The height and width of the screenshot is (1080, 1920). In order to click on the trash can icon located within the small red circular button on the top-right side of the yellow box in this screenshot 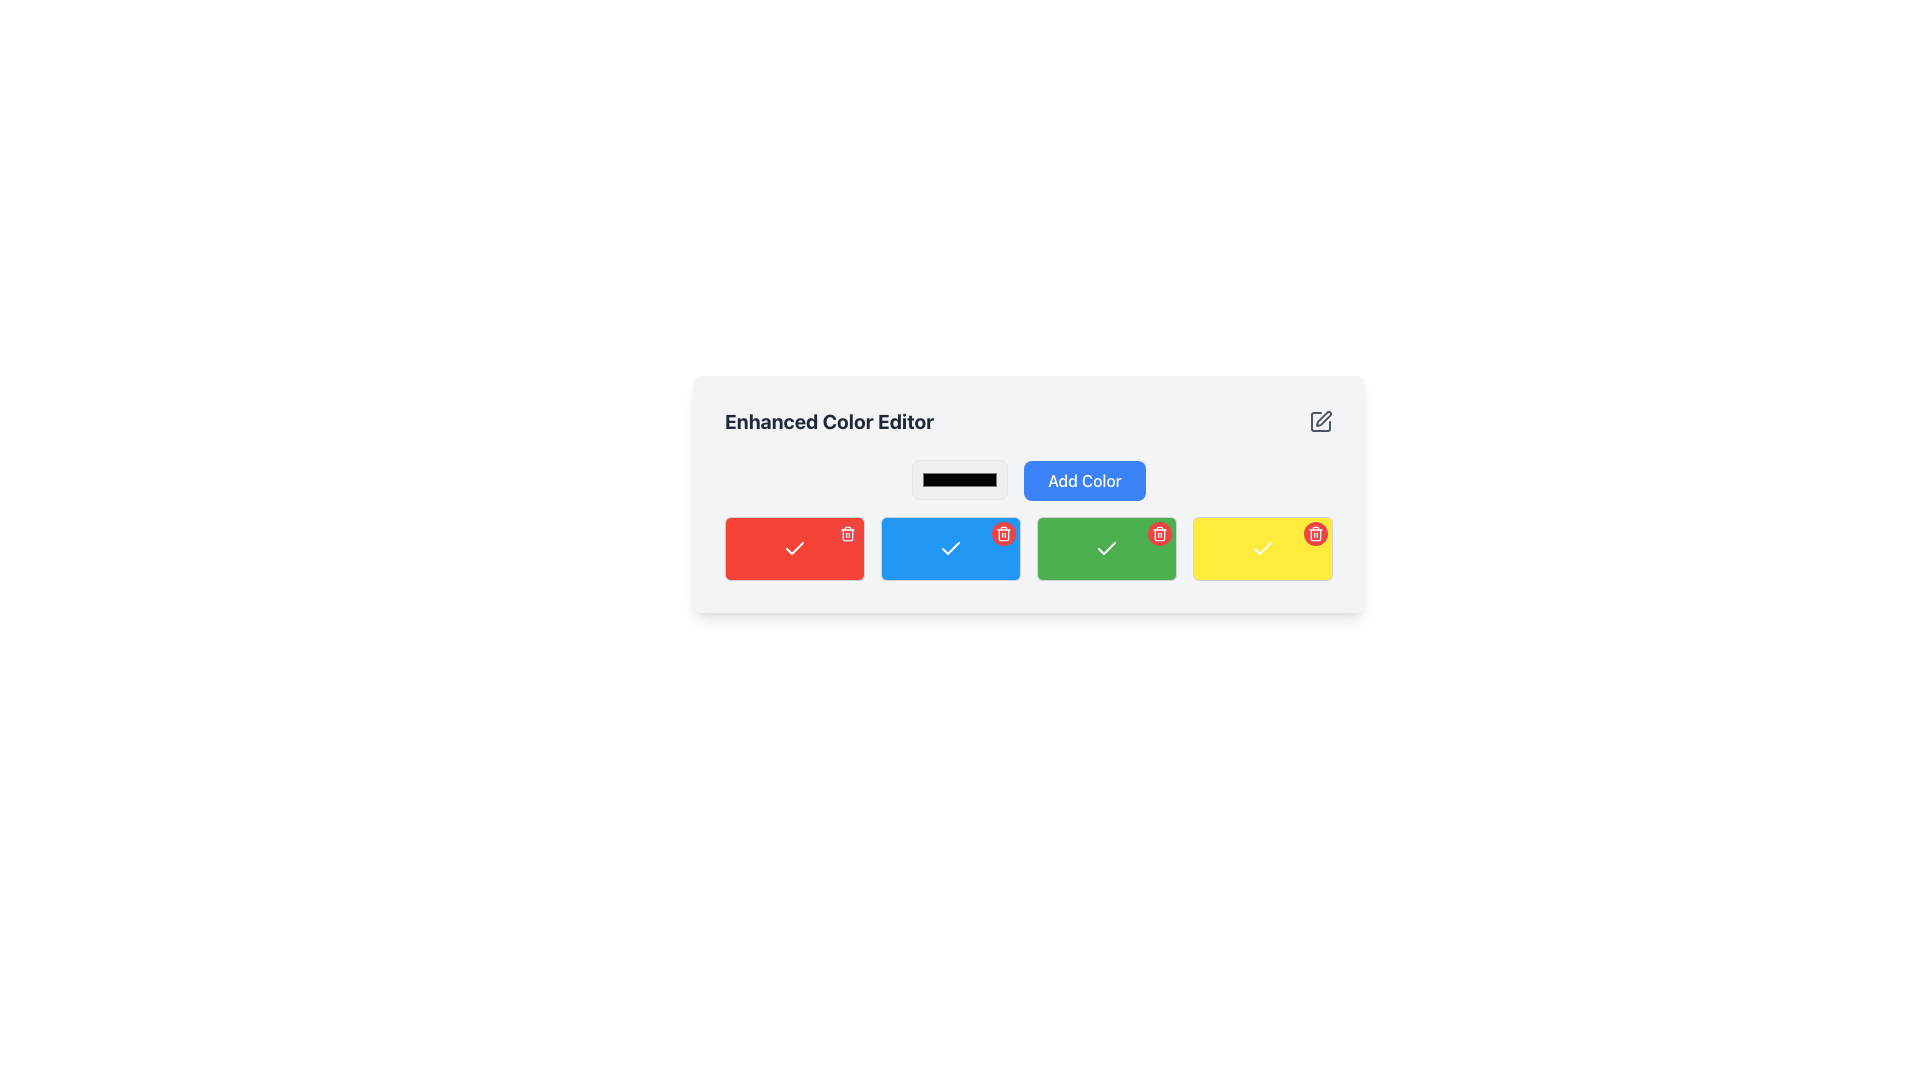, I will do `click(1160, 532)`.